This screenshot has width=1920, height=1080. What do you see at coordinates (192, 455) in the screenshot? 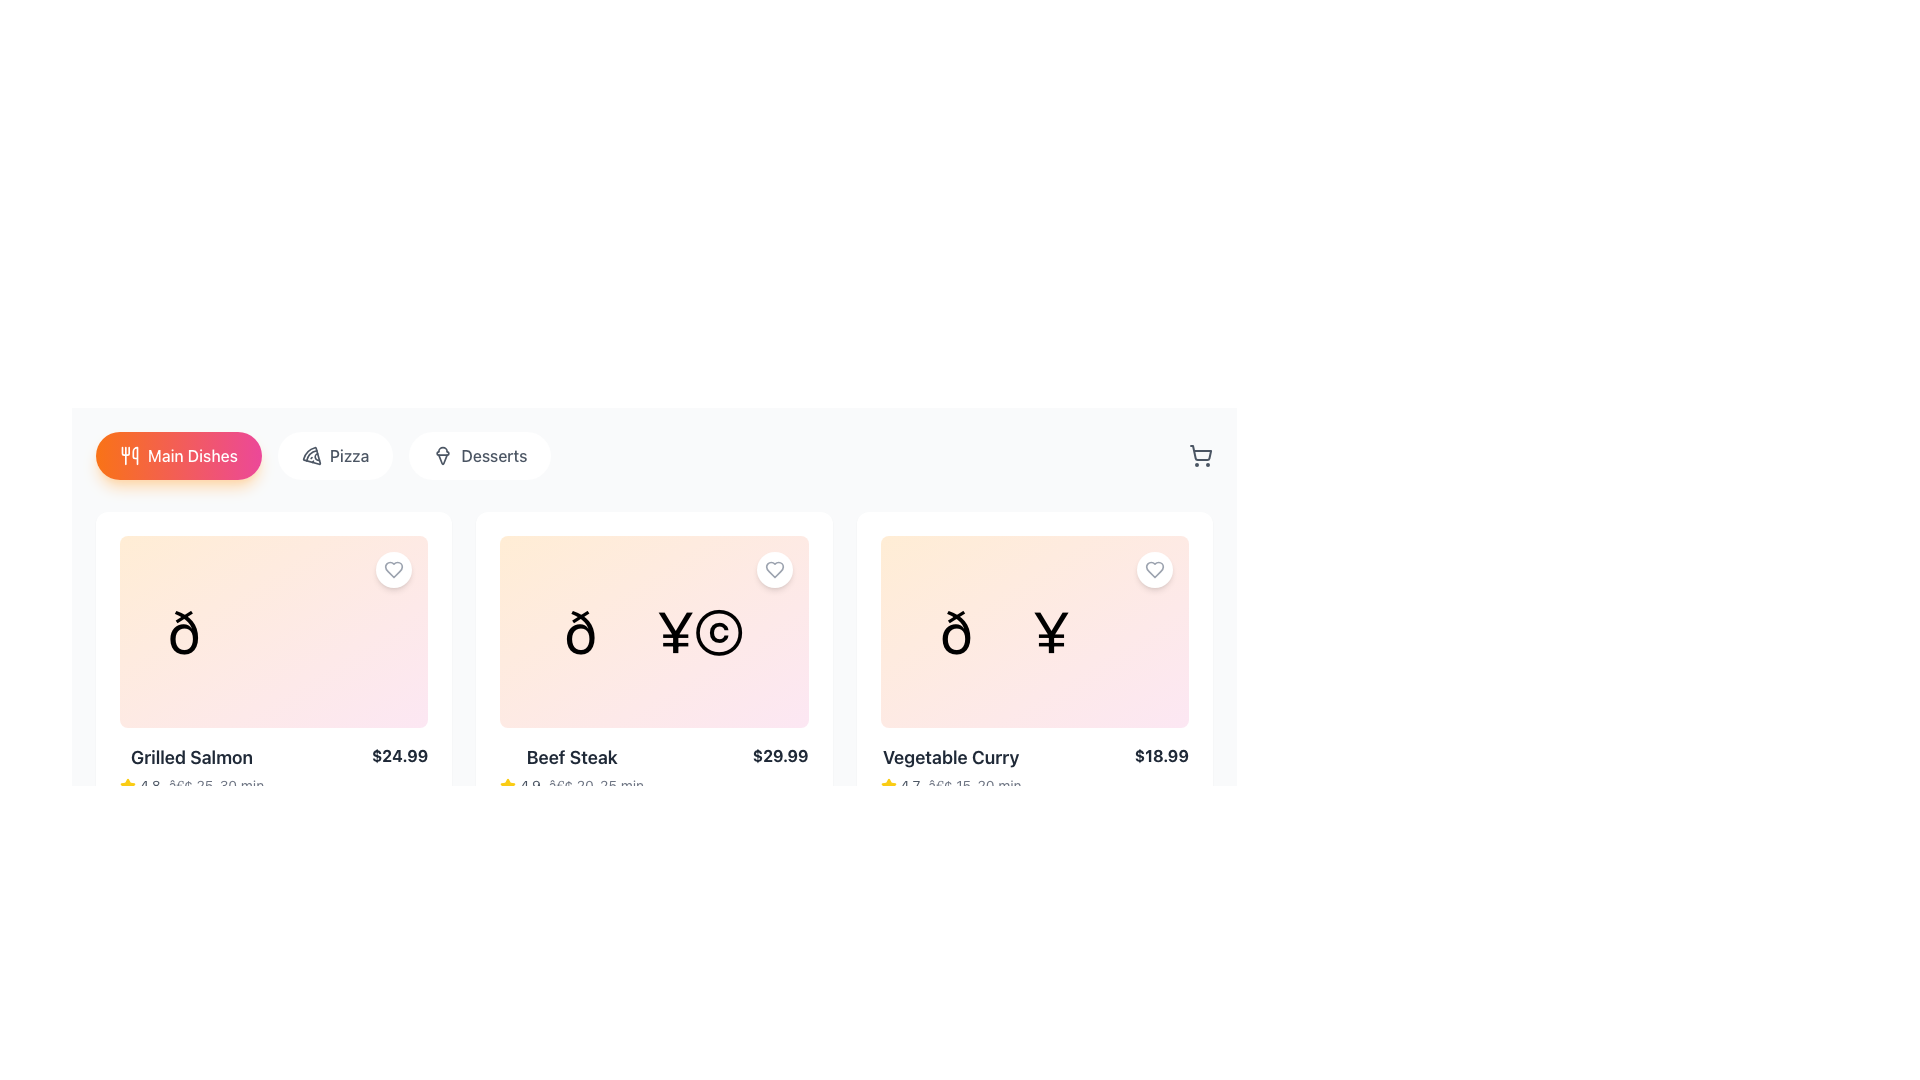
I see `the 'Main Dishes' label within the button, which is styled with a gradient background and contains white text centered next to an icon` at bounding box center [192, 455].